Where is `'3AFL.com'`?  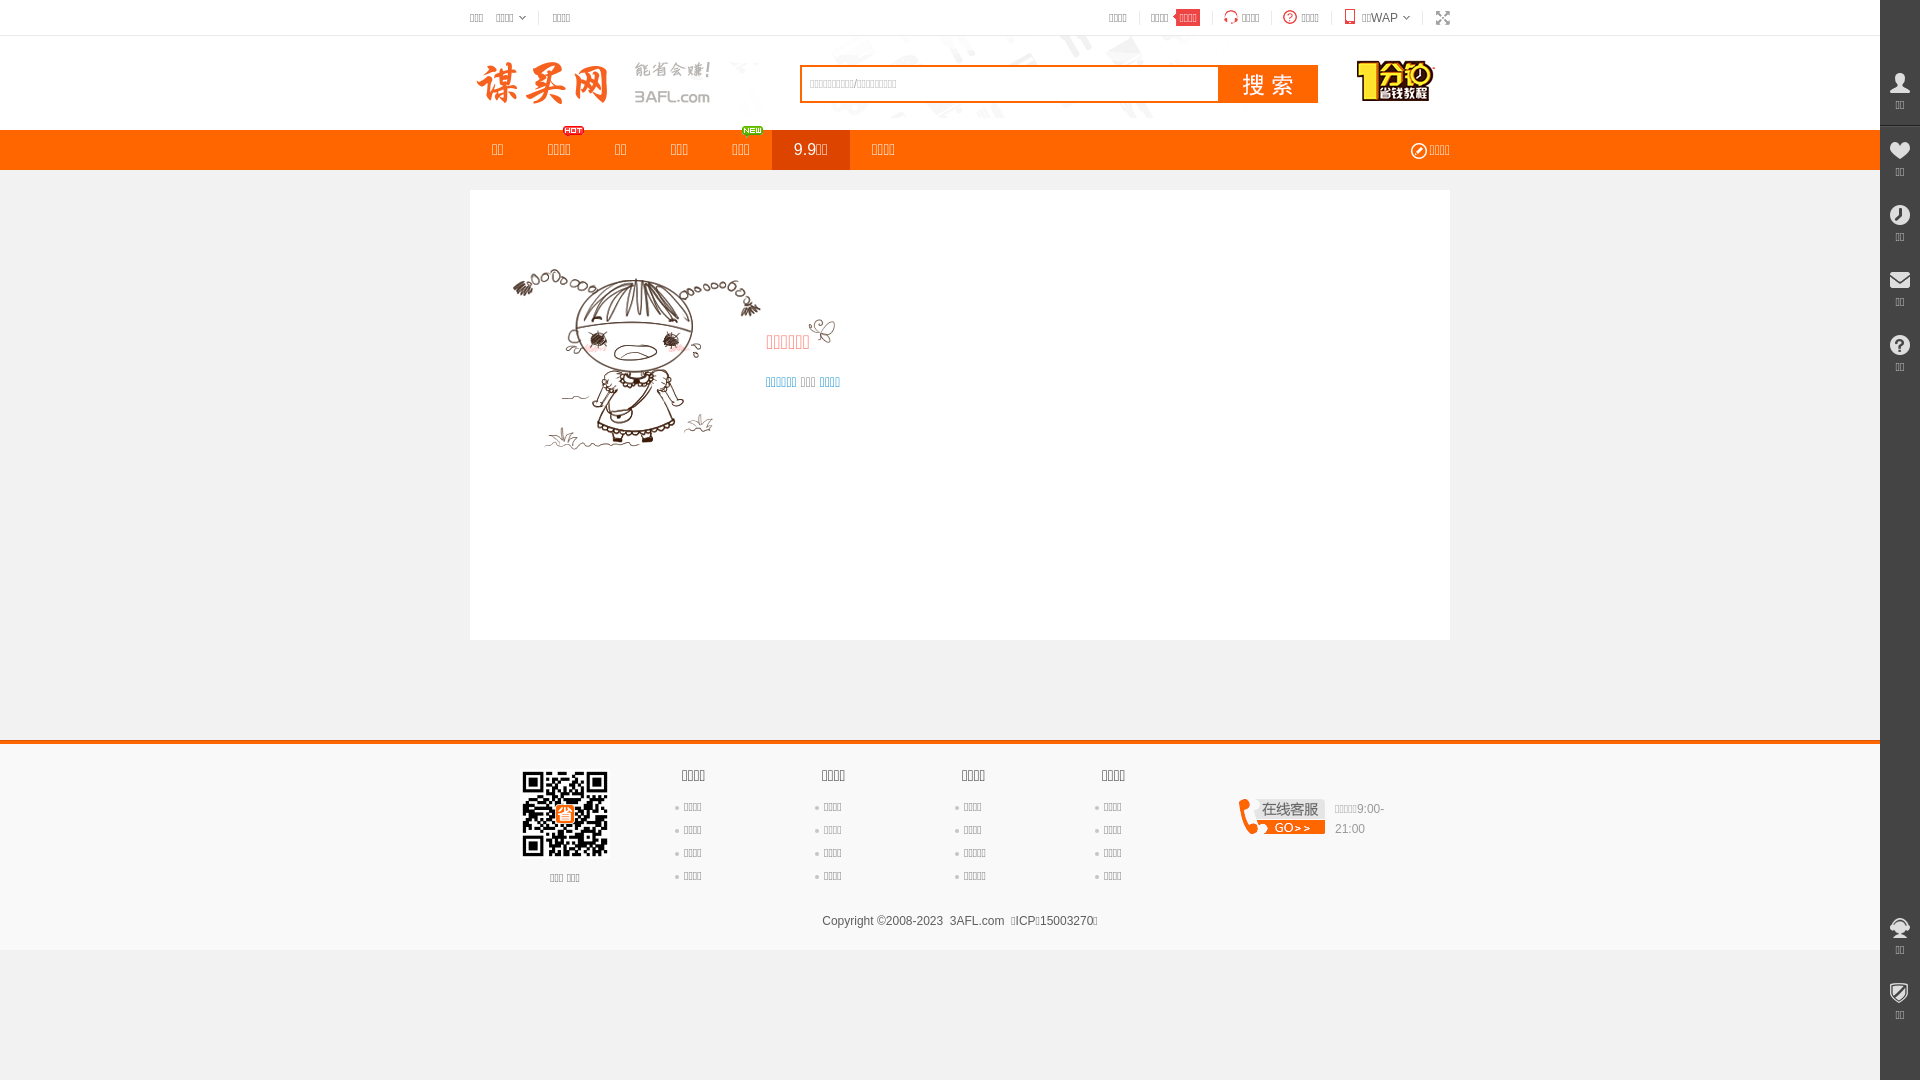 '3AFL.com' is located at coordinates (977, 921).